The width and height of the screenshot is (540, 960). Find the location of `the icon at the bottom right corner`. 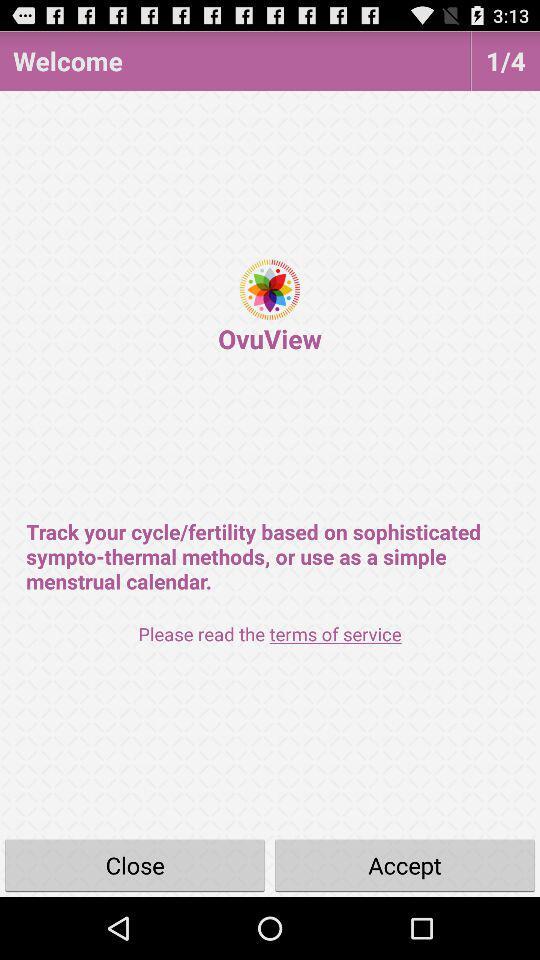

the icon at the bottom right corner is located at coordinates (405, 864).